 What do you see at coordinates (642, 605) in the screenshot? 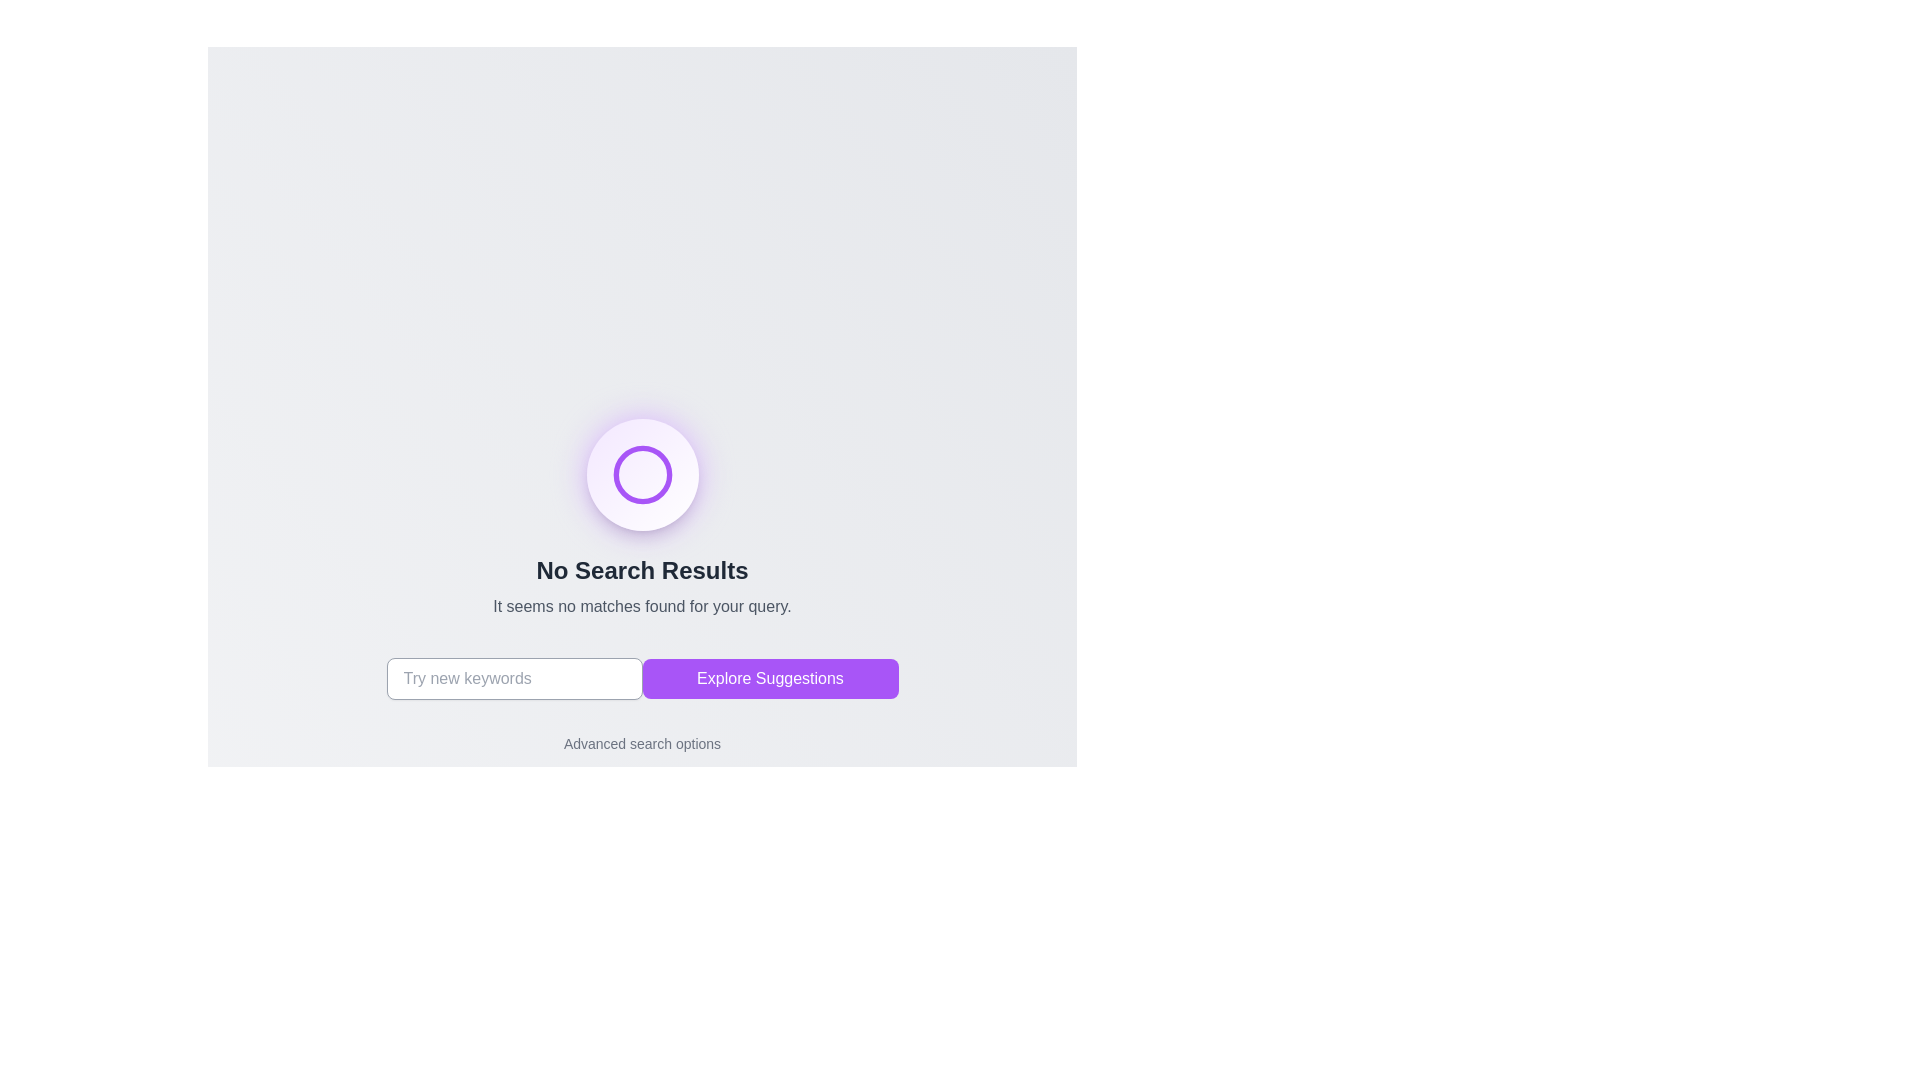
I see `the informational Text label that indicates no search results, positioned below the 'No Search Results' headline and above the action buttons` at bounding box center [642, 605].